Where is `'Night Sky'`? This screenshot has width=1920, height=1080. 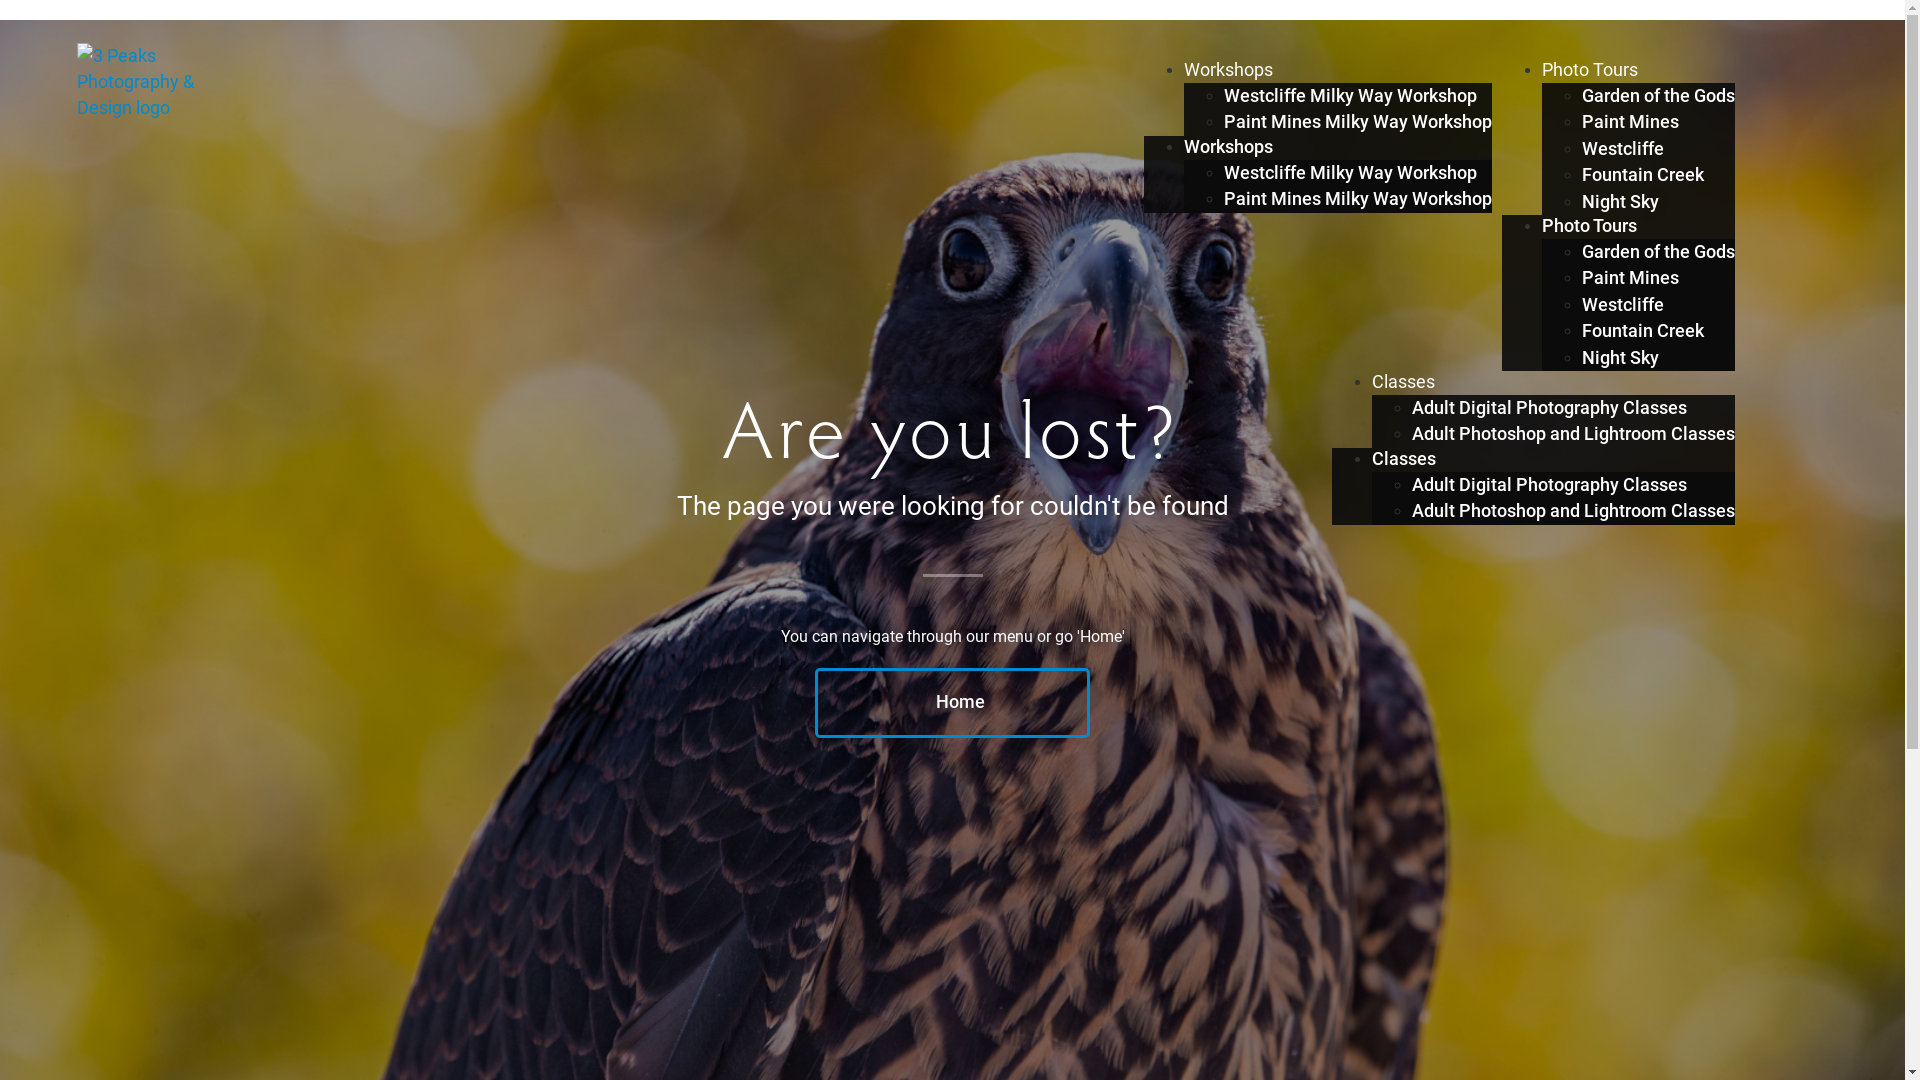 'Night Sky' is located at coordinates (1620, 357).